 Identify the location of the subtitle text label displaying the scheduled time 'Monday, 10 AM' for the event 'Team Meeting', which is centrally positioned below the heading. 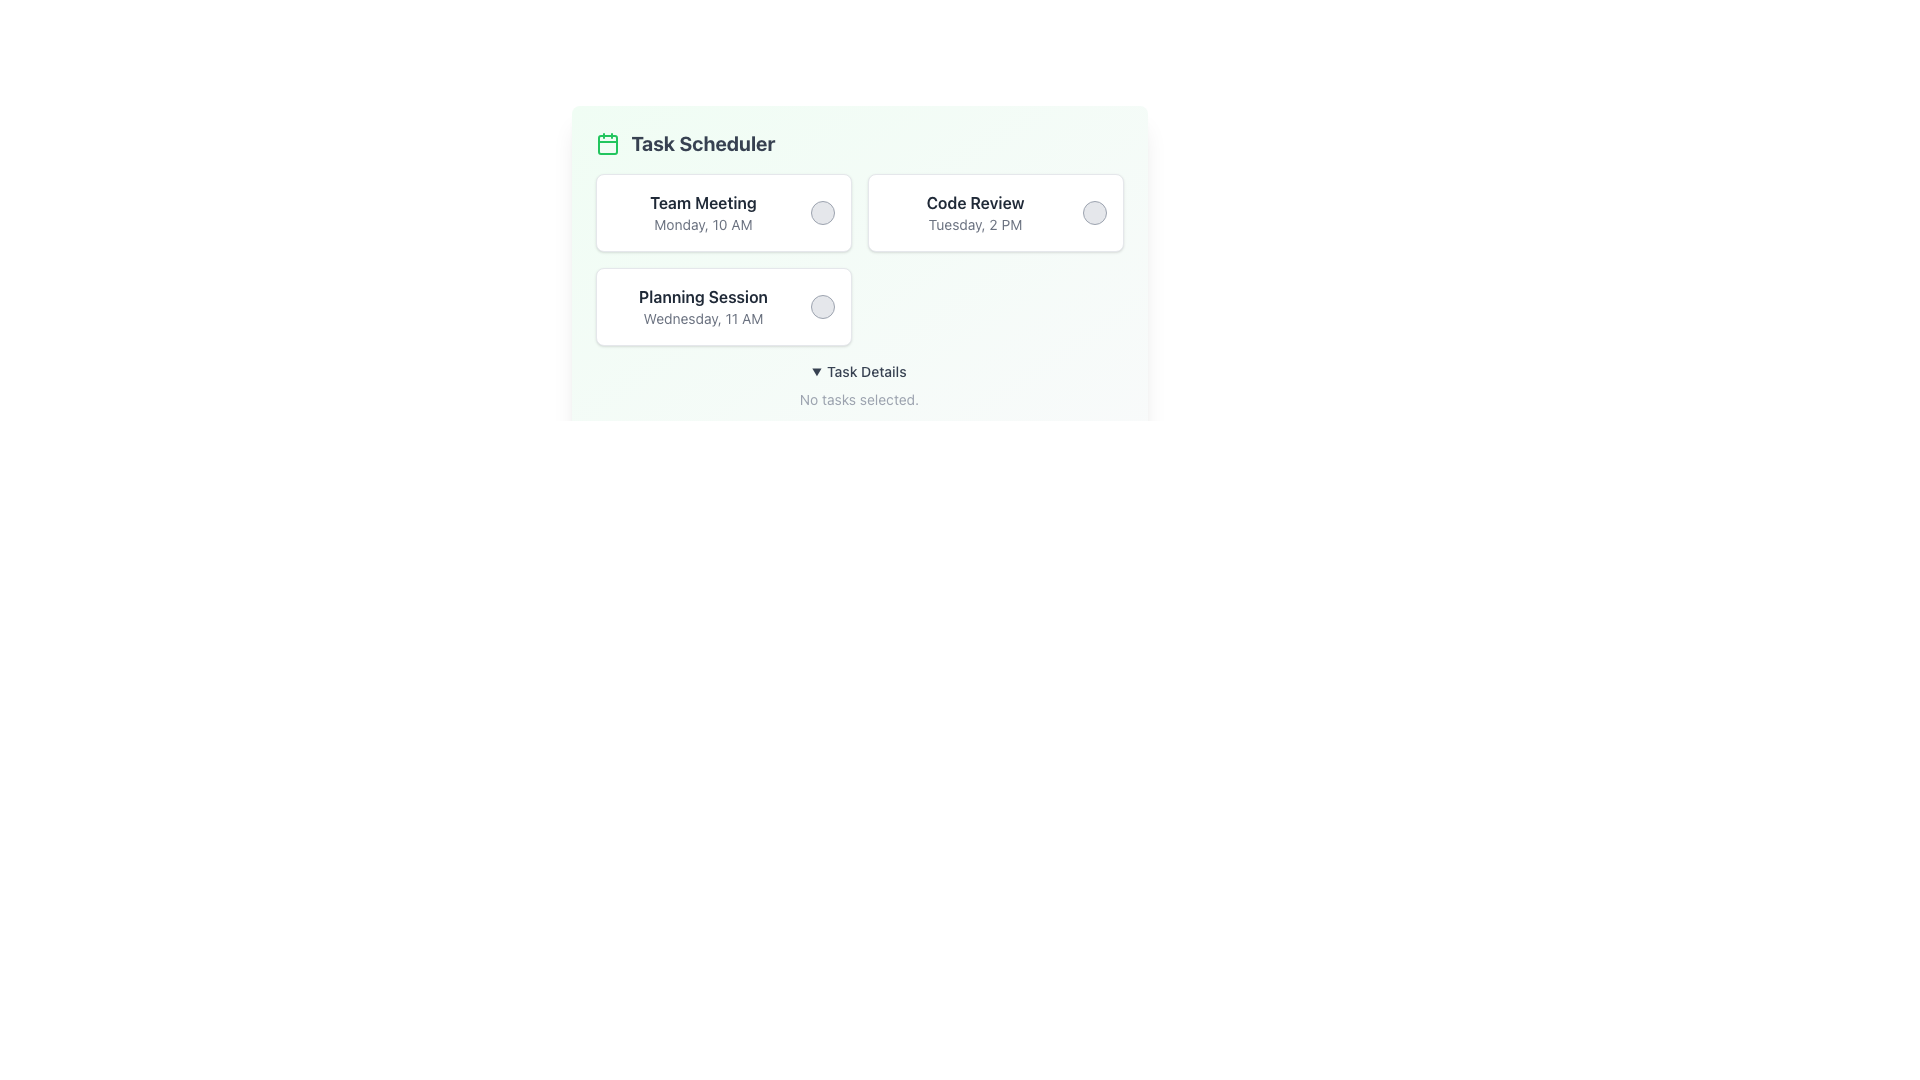
(703, 224).